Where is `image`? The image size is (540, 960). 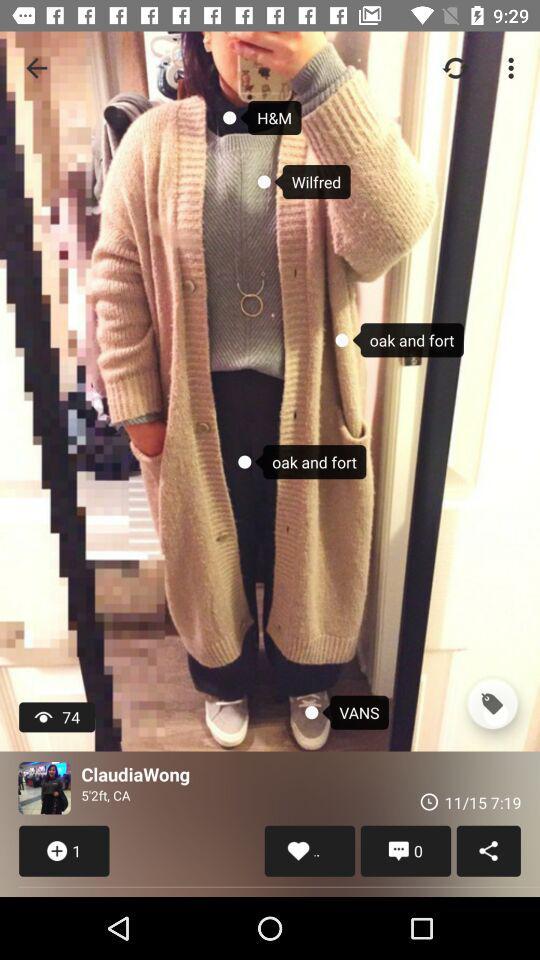 image is located at coordinates (44, 788).